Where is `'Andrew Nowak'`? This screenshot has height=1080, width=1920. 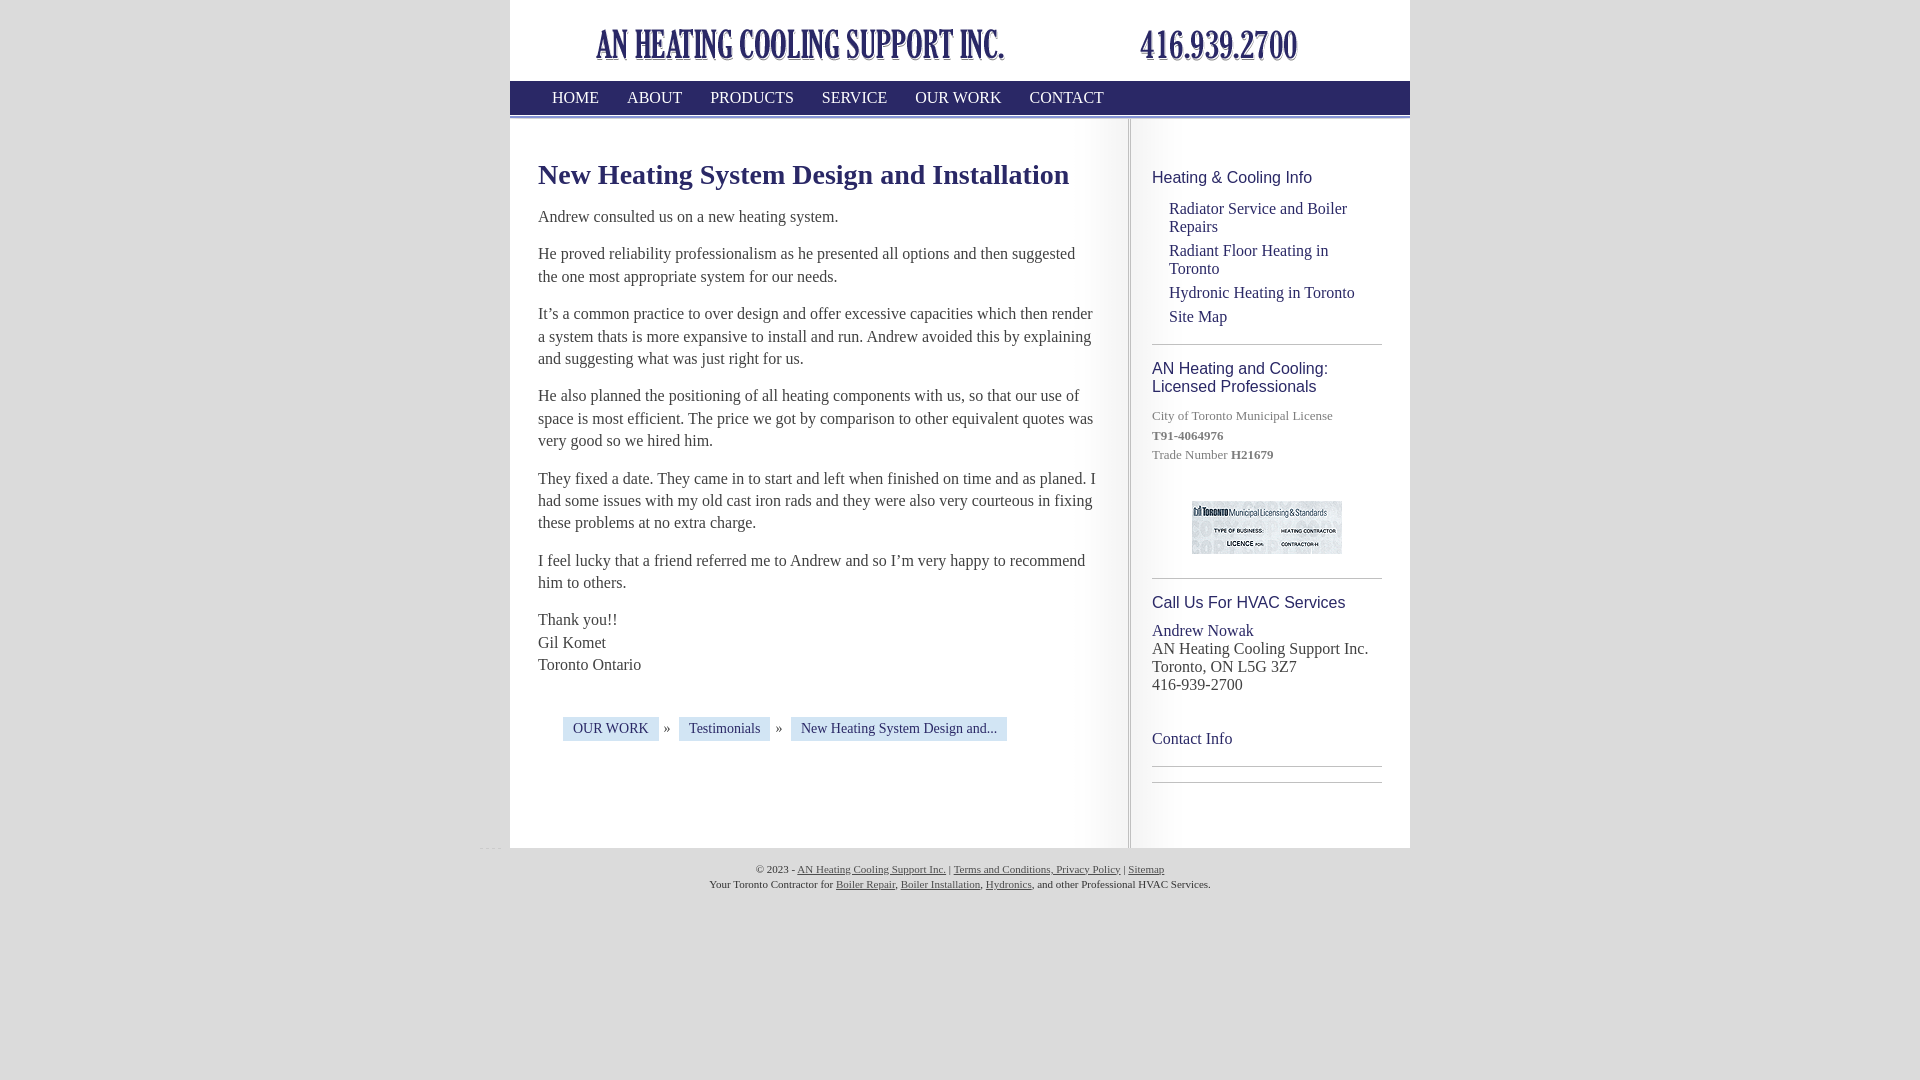 'Andrew Nowak' is located at coordinates (1202, 630).